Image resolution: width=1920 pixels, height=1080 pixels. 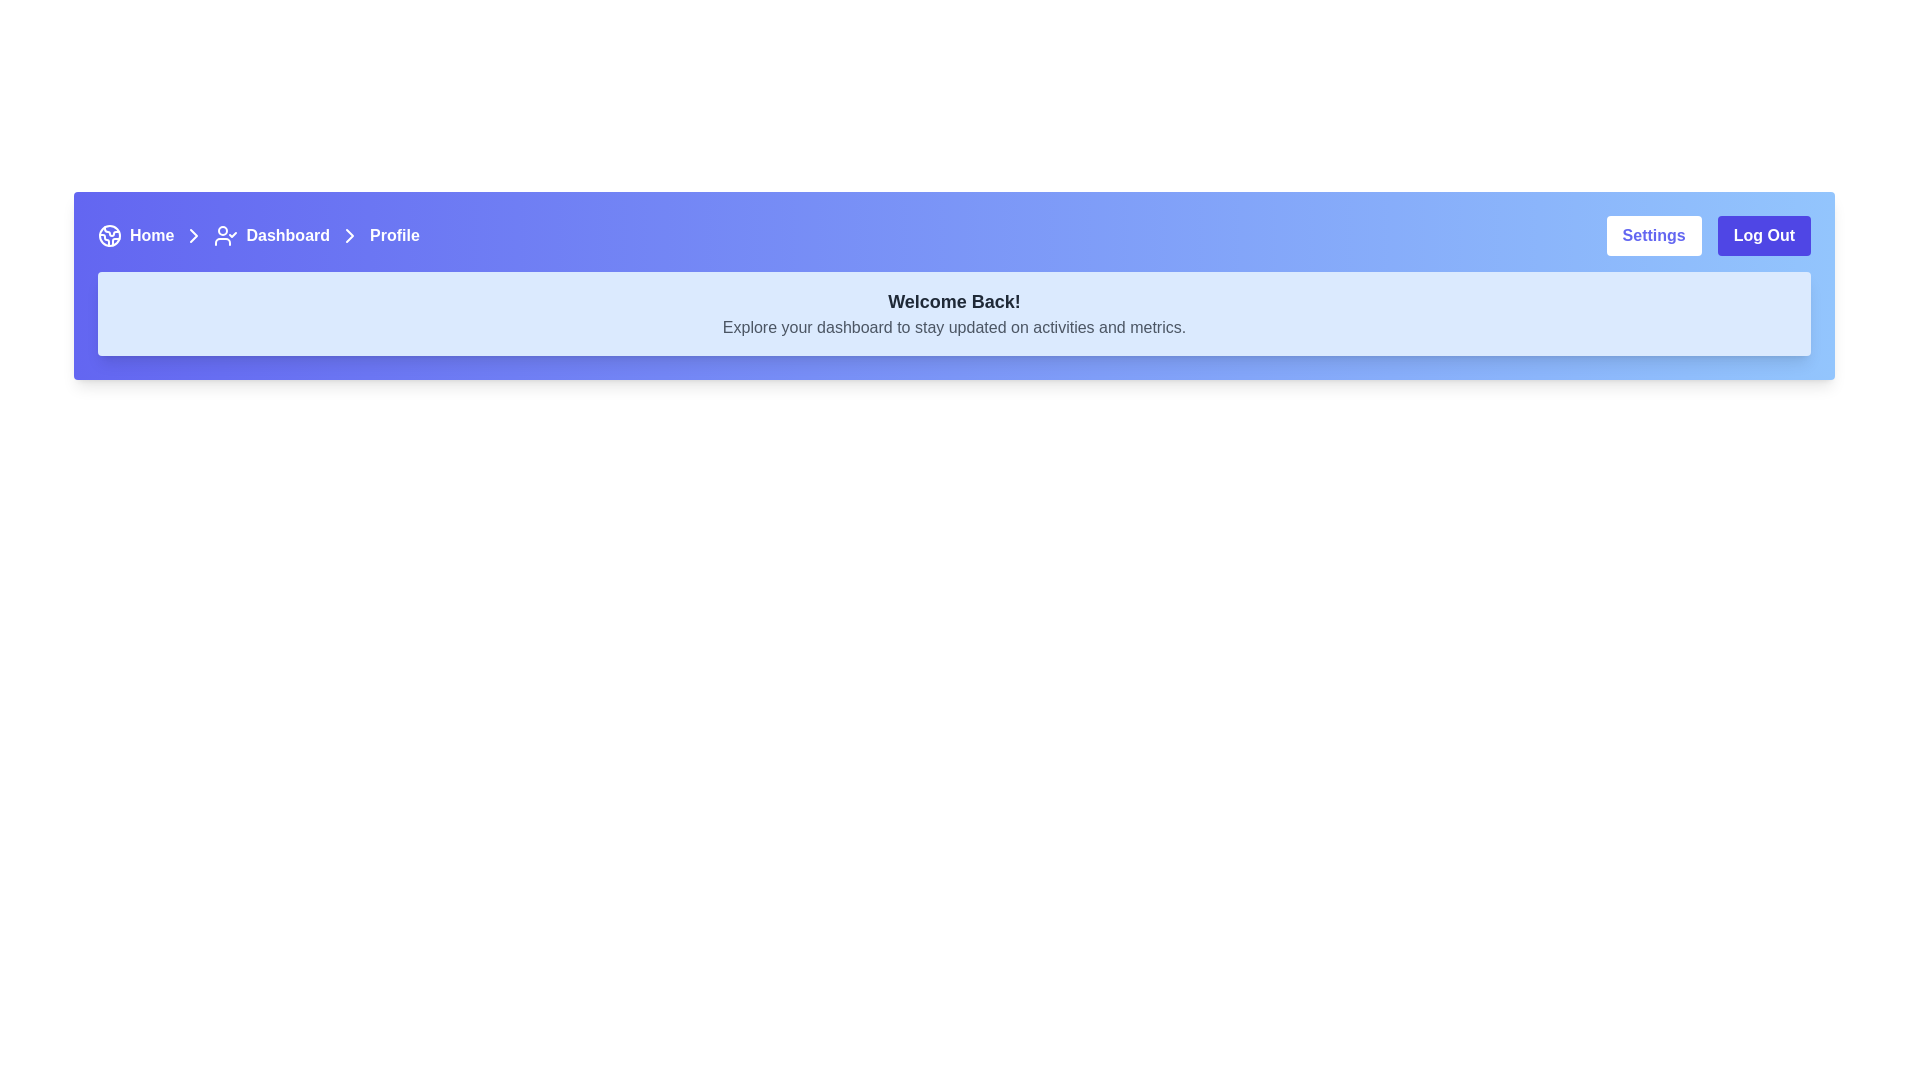 What do you see at coordinates (257, 234) in the screenshot?
I see `the breadcrumb link labeled 'Dashboard'` at bounding box center [257, 234].